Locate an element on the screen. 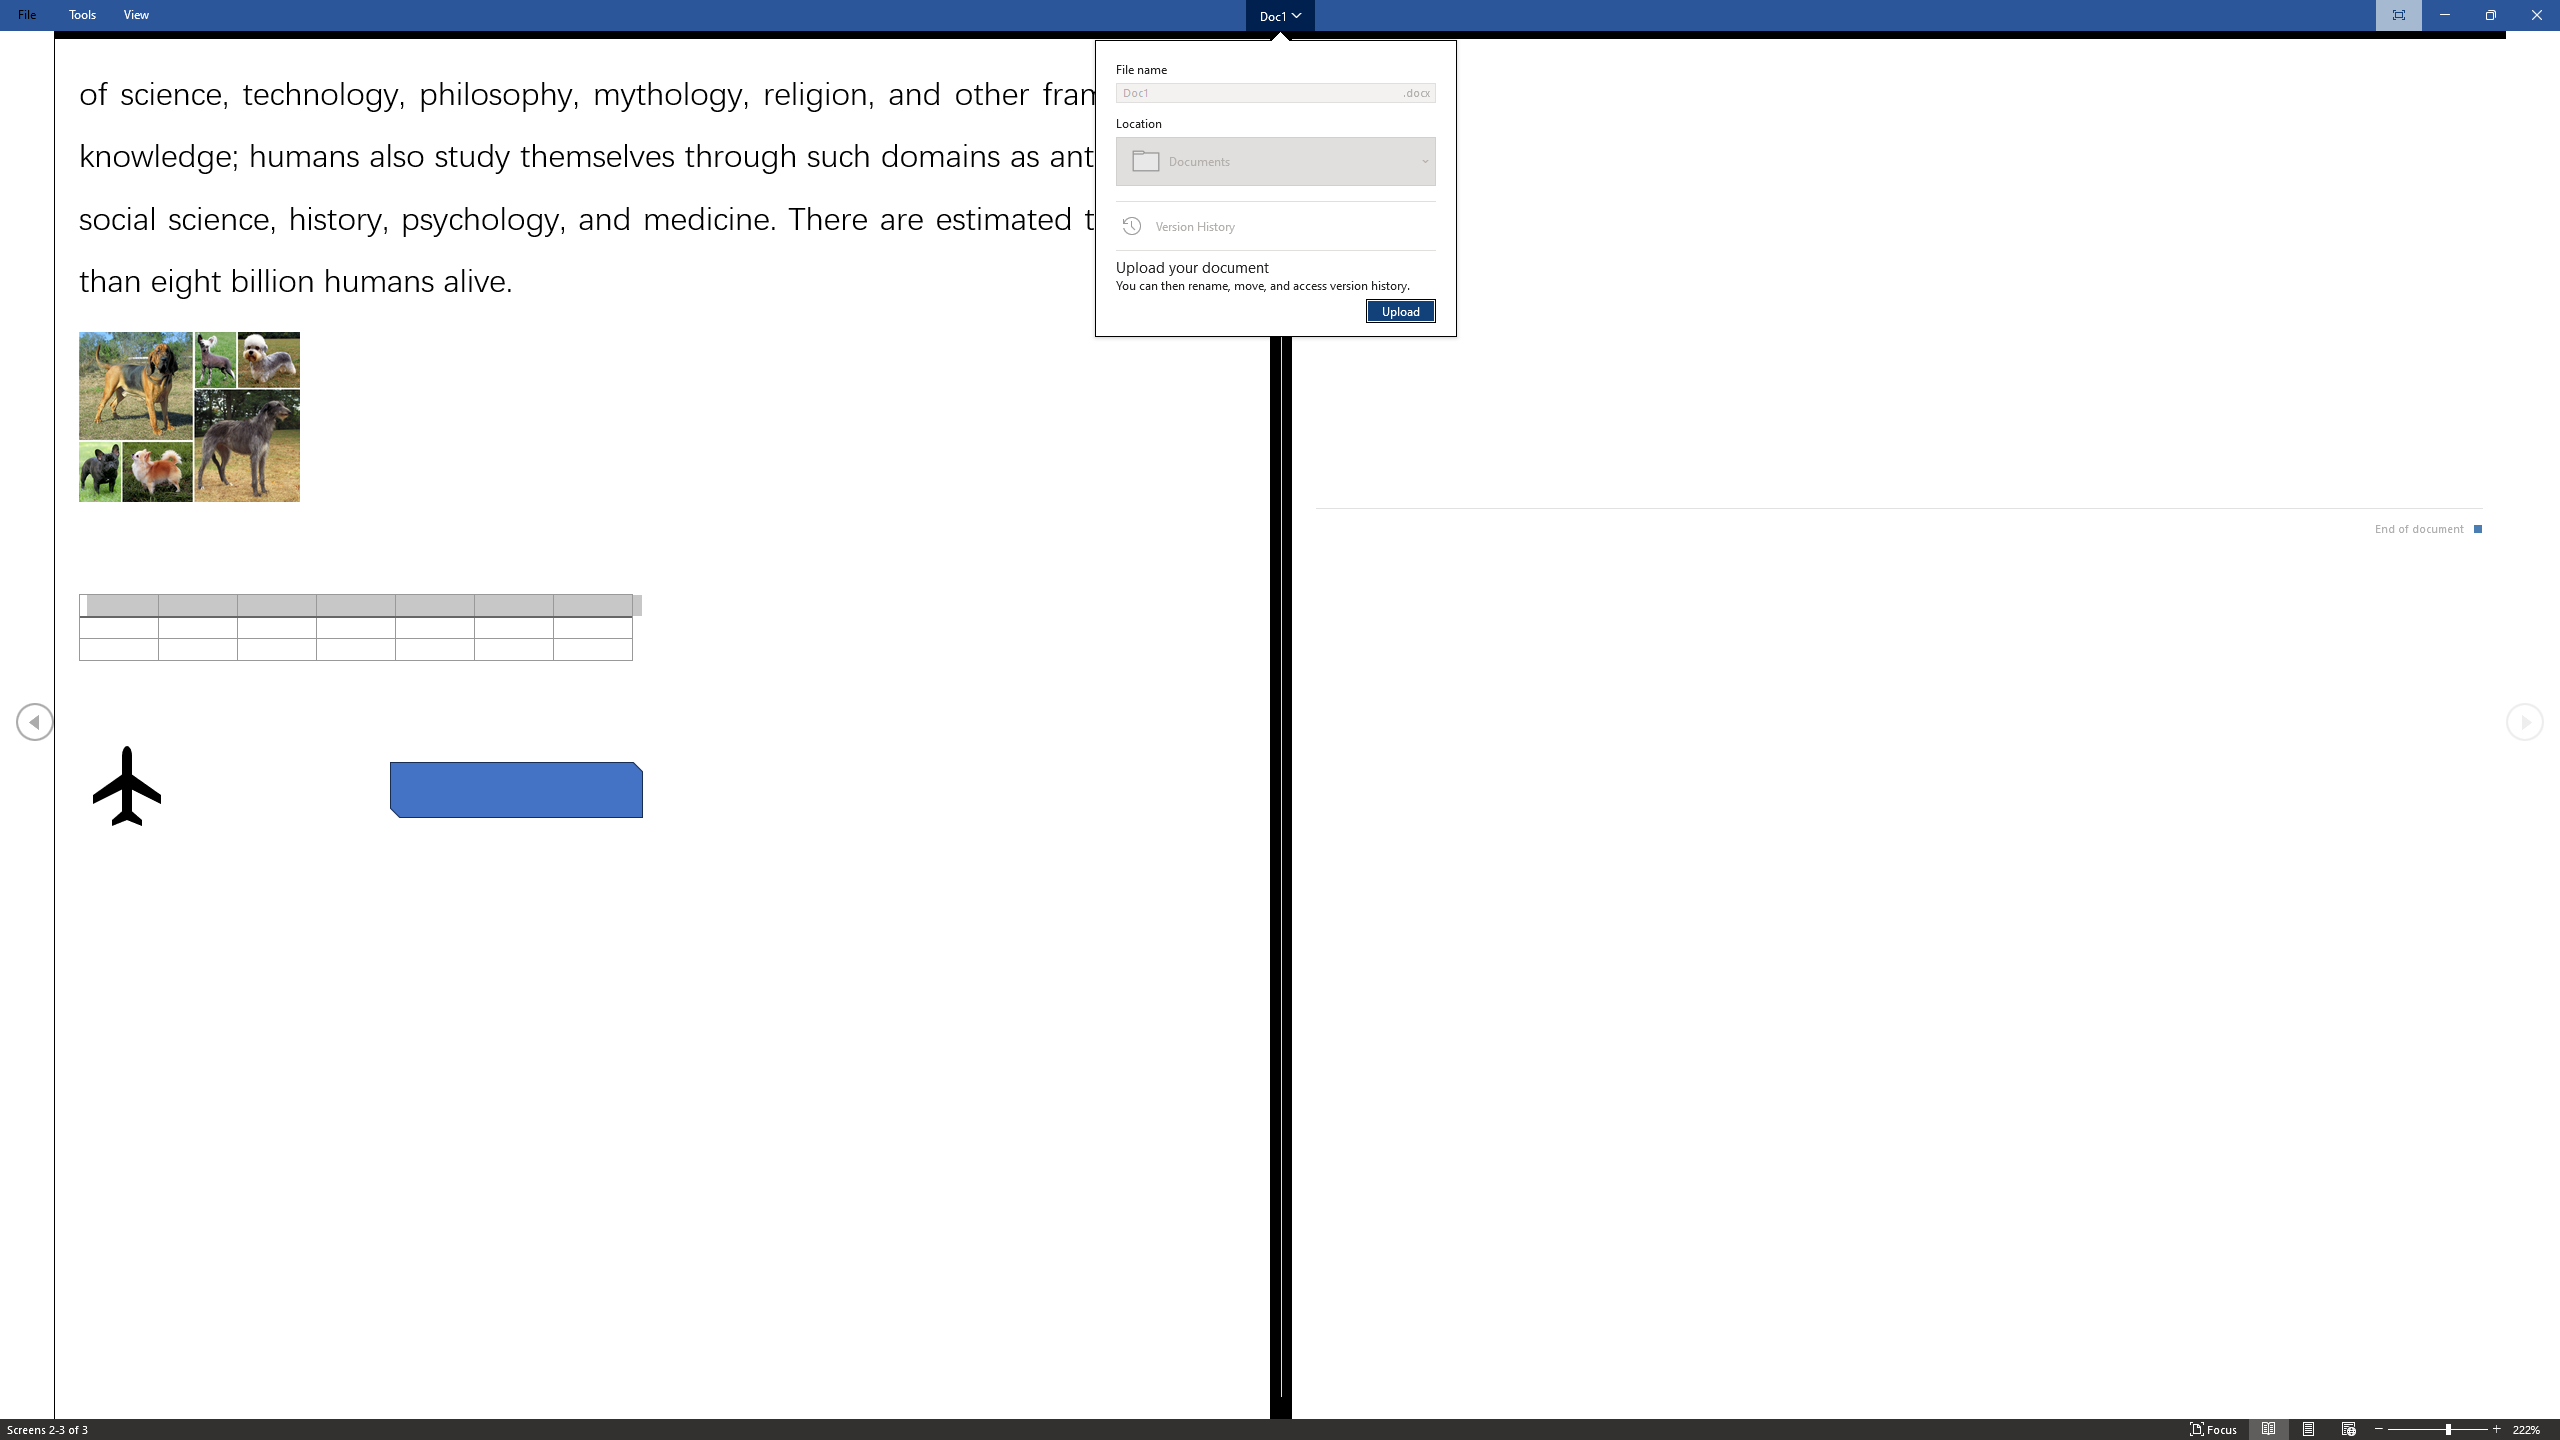 Image resolution: width=2560 pixels, height=1440 pixels. 'Tools' is located at coordinates (81, 14).